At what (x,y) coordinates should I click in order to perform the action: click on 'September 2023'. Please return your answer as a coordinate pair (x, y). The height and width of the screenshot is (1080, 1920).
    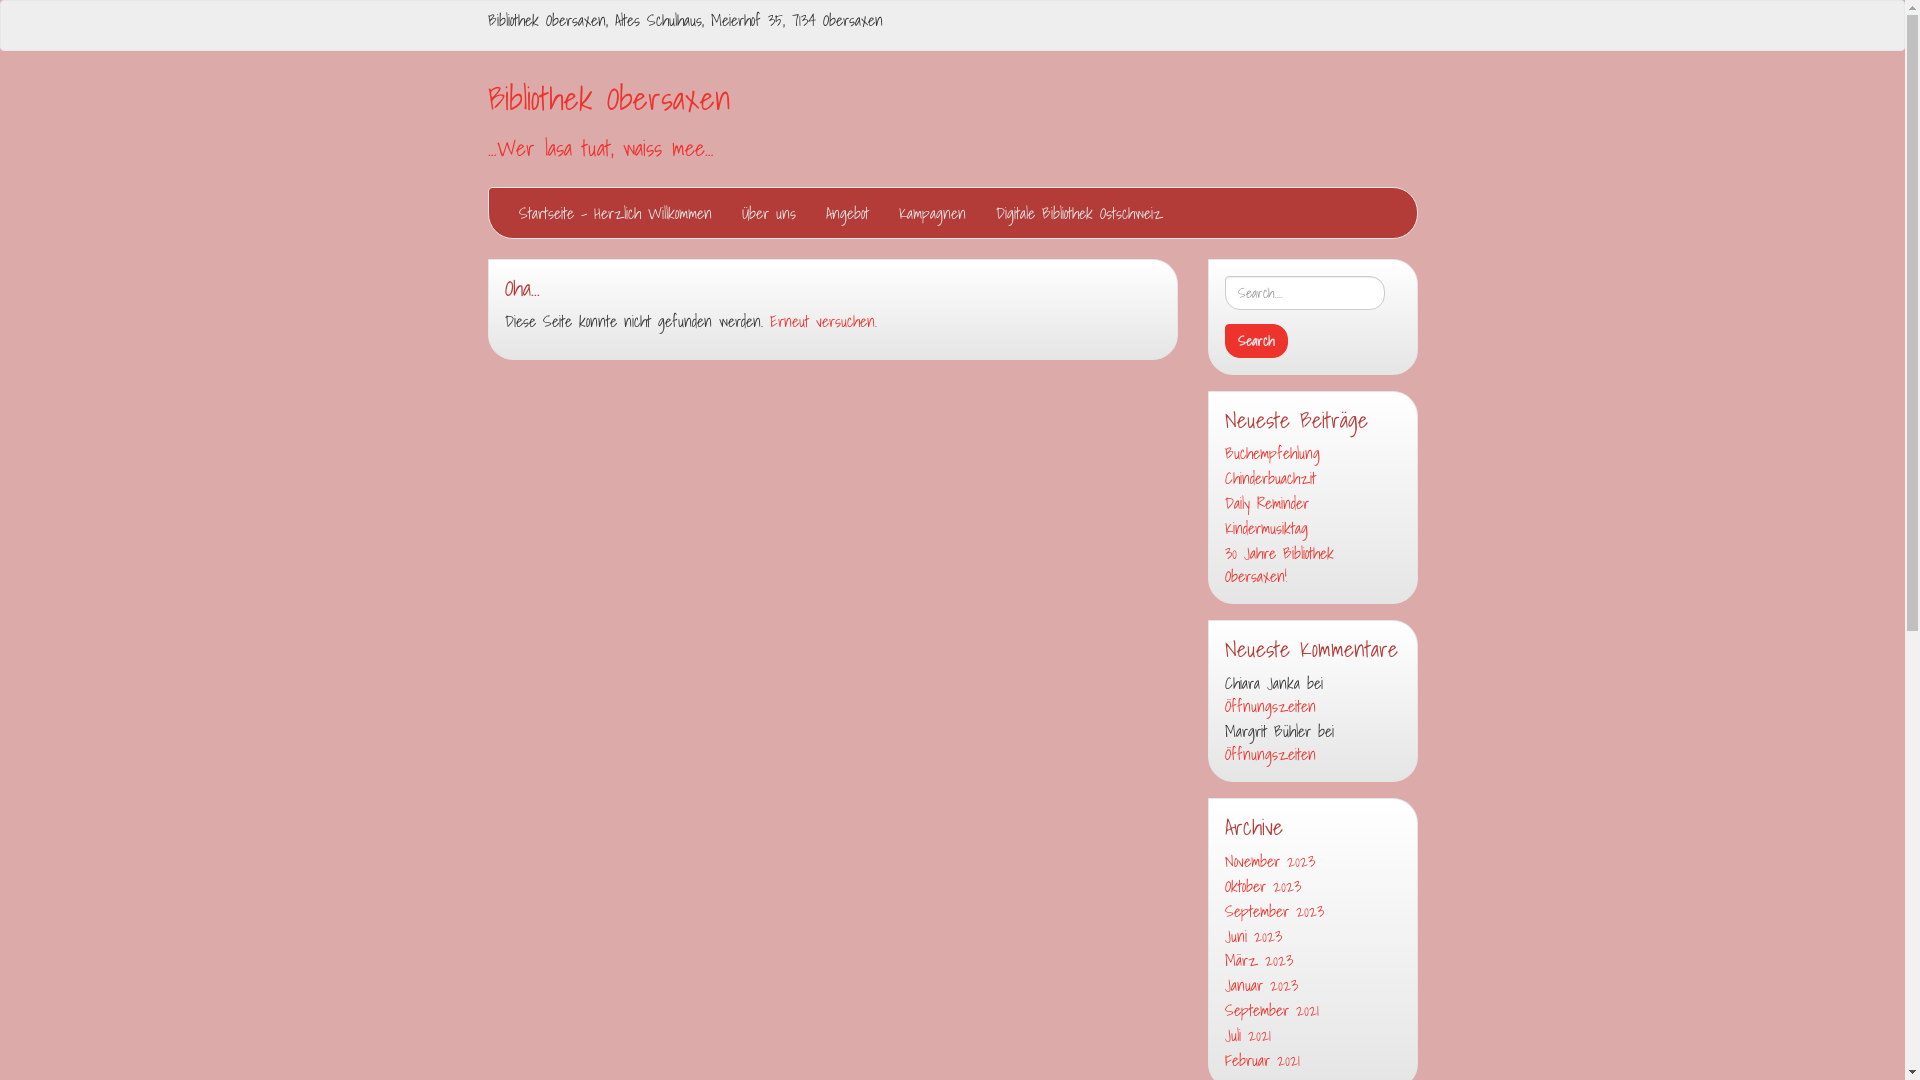
    Looking at the image, I should click on (1311, 911).